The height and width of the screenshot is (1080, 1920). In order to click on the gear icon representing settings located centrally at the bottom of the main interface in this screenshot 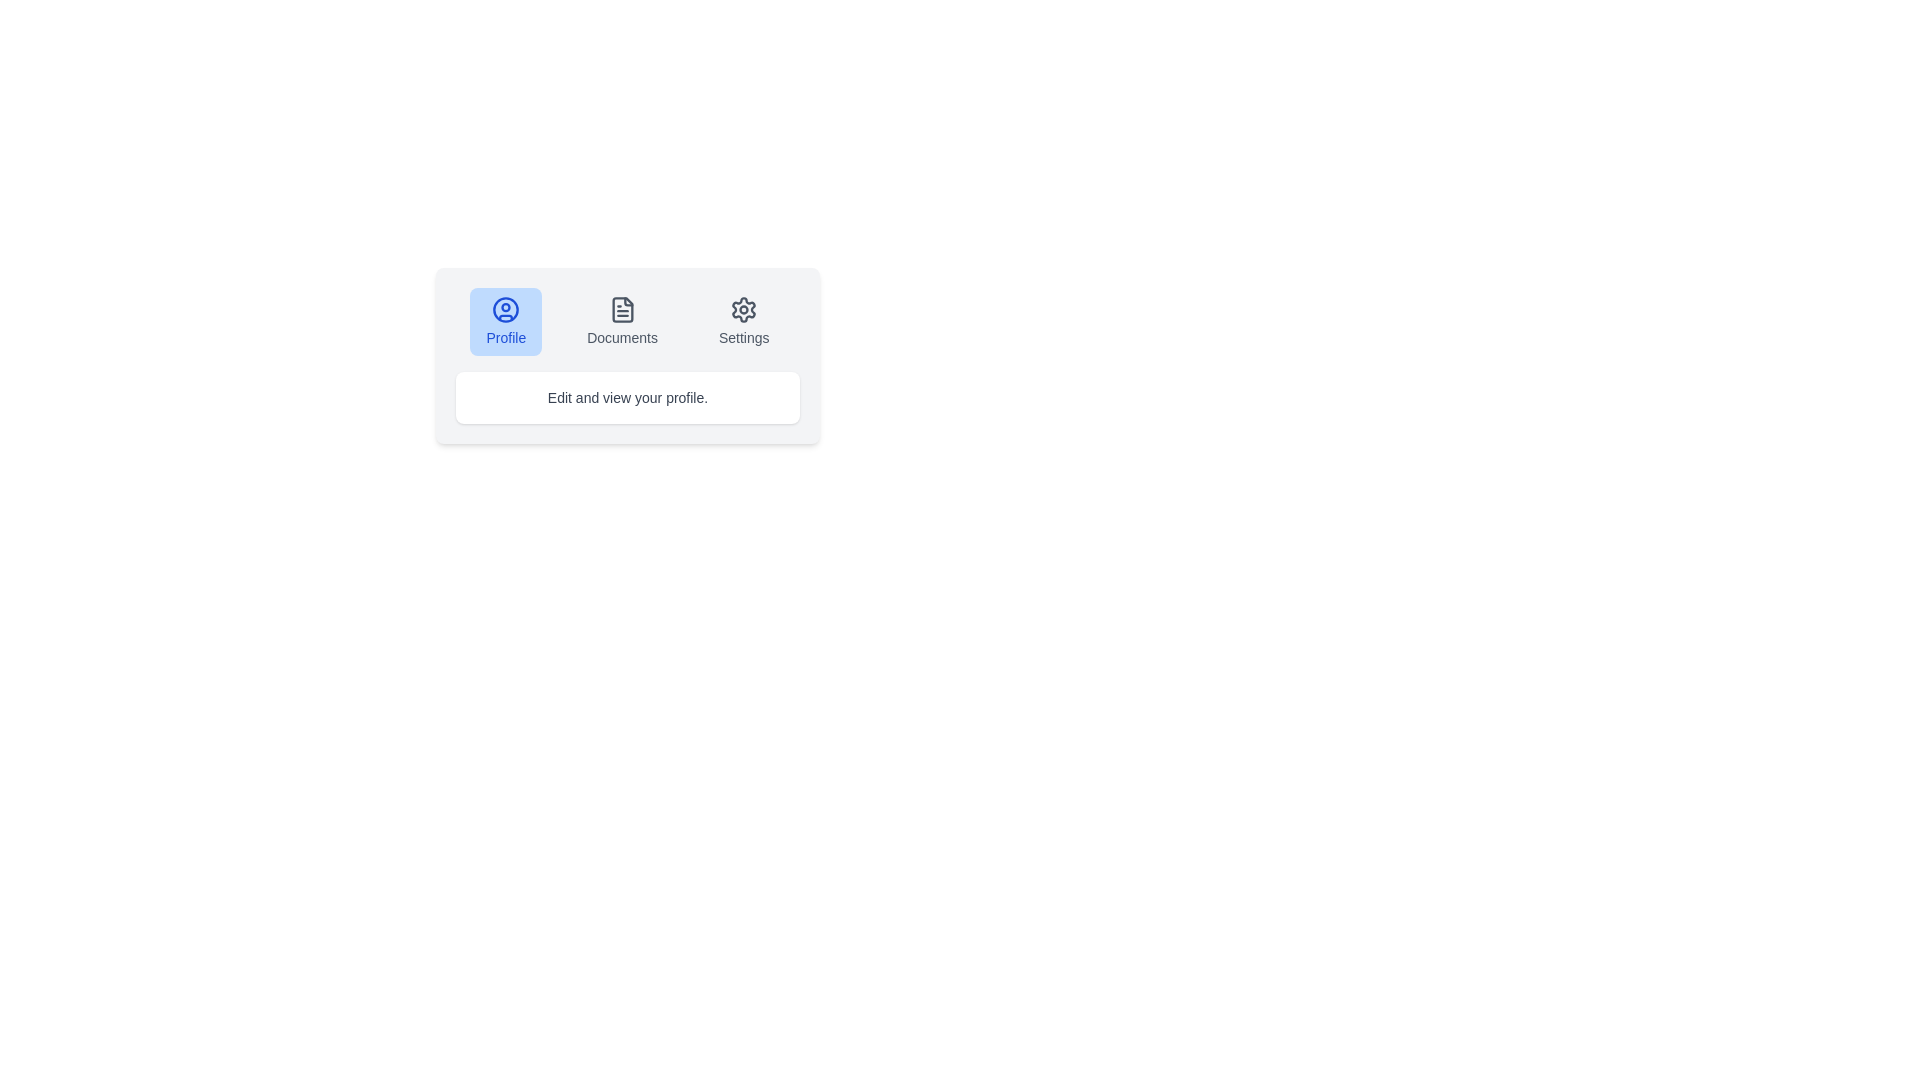, I will do `click(743, 309)`.